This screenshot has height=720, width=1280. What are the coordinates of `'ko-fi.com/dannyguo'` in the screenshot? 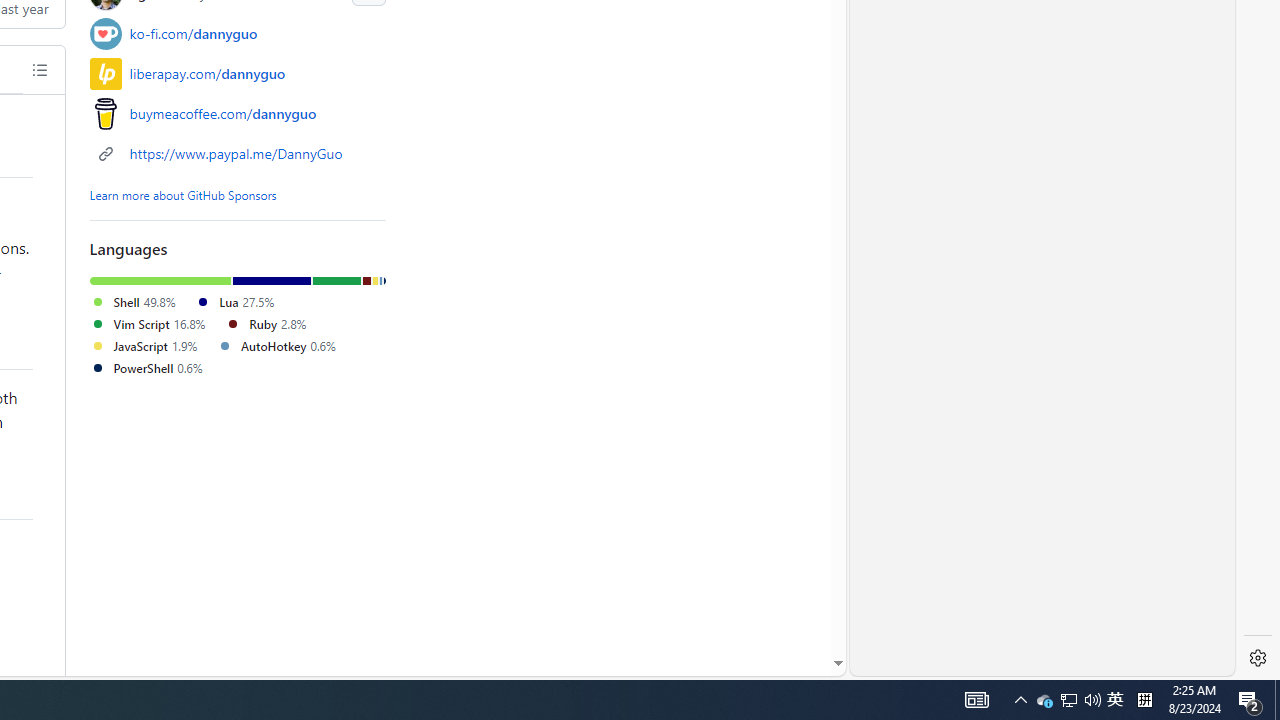 It's located at (238, 33).